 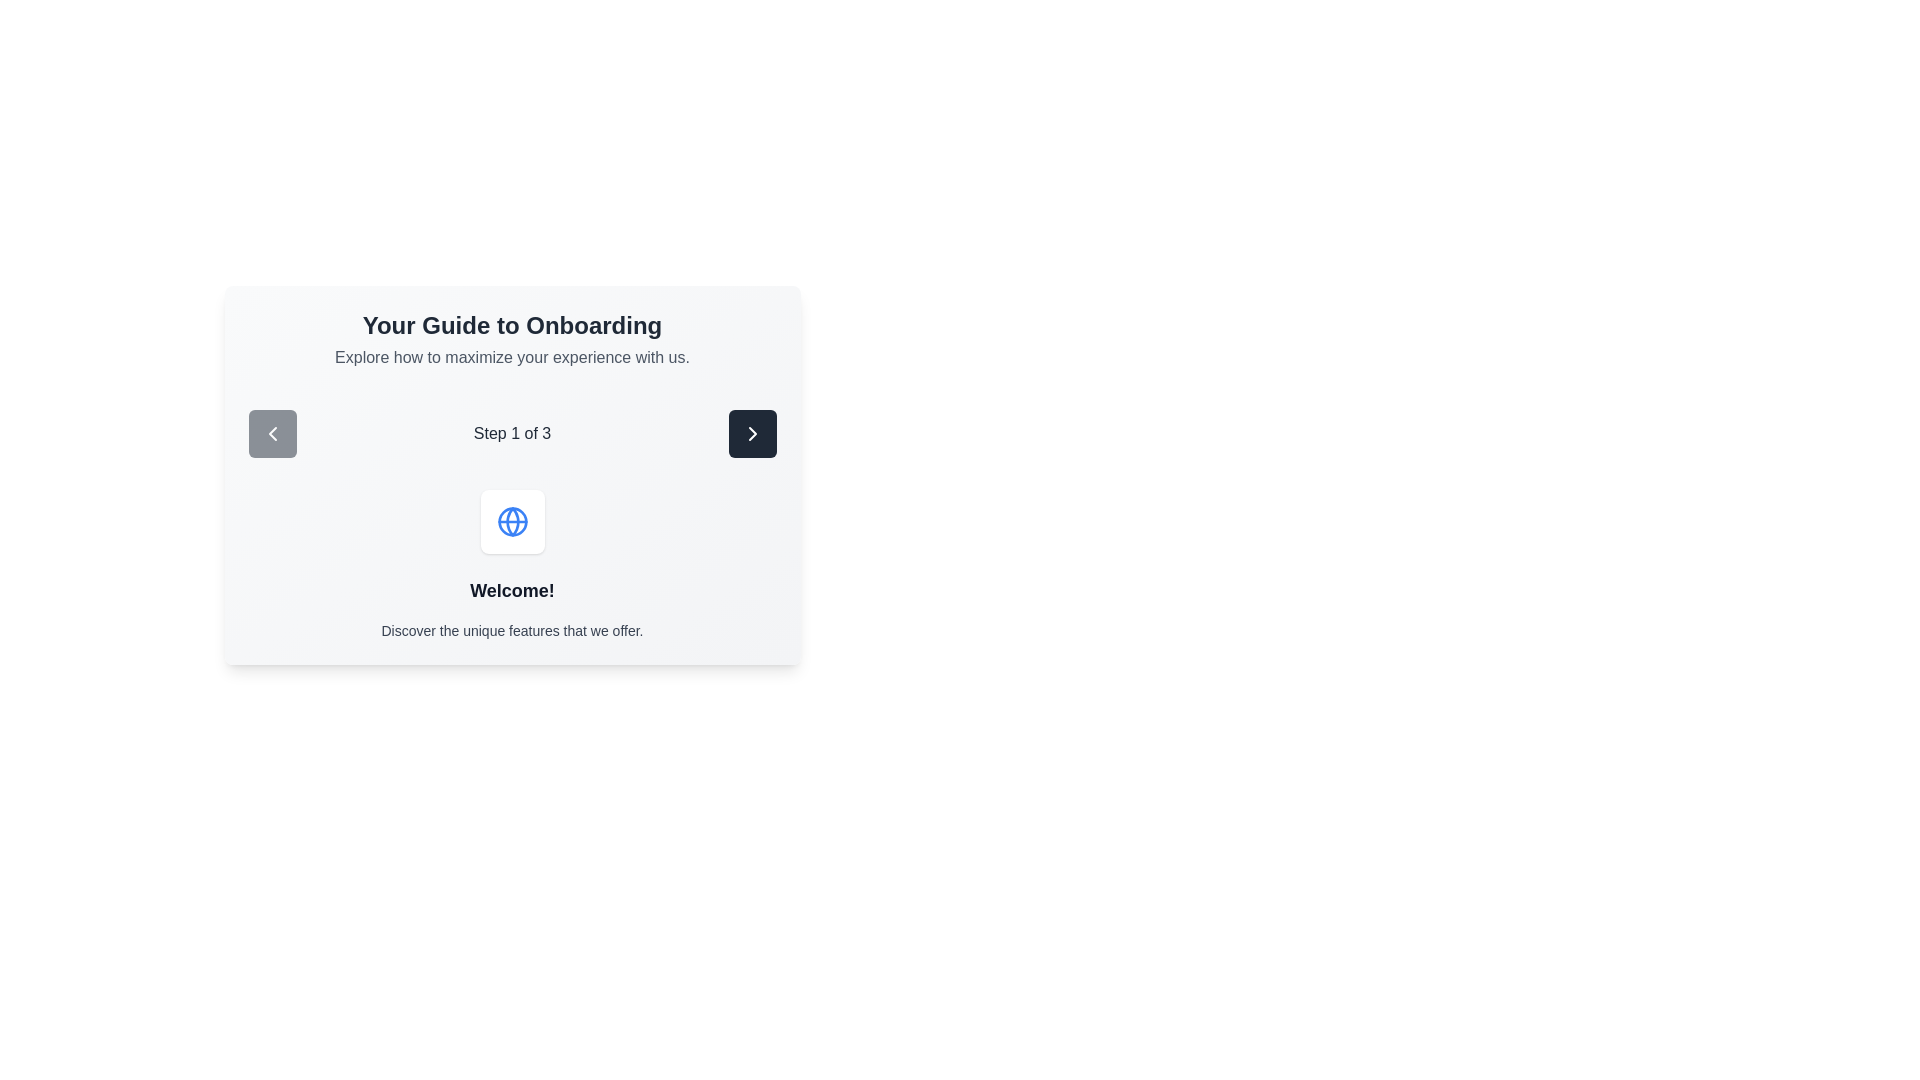 I want to click on the header text block of the onboarding guide, which provides introductory information above the 'Step 1 of 3' section, so click(x=512, y=338).